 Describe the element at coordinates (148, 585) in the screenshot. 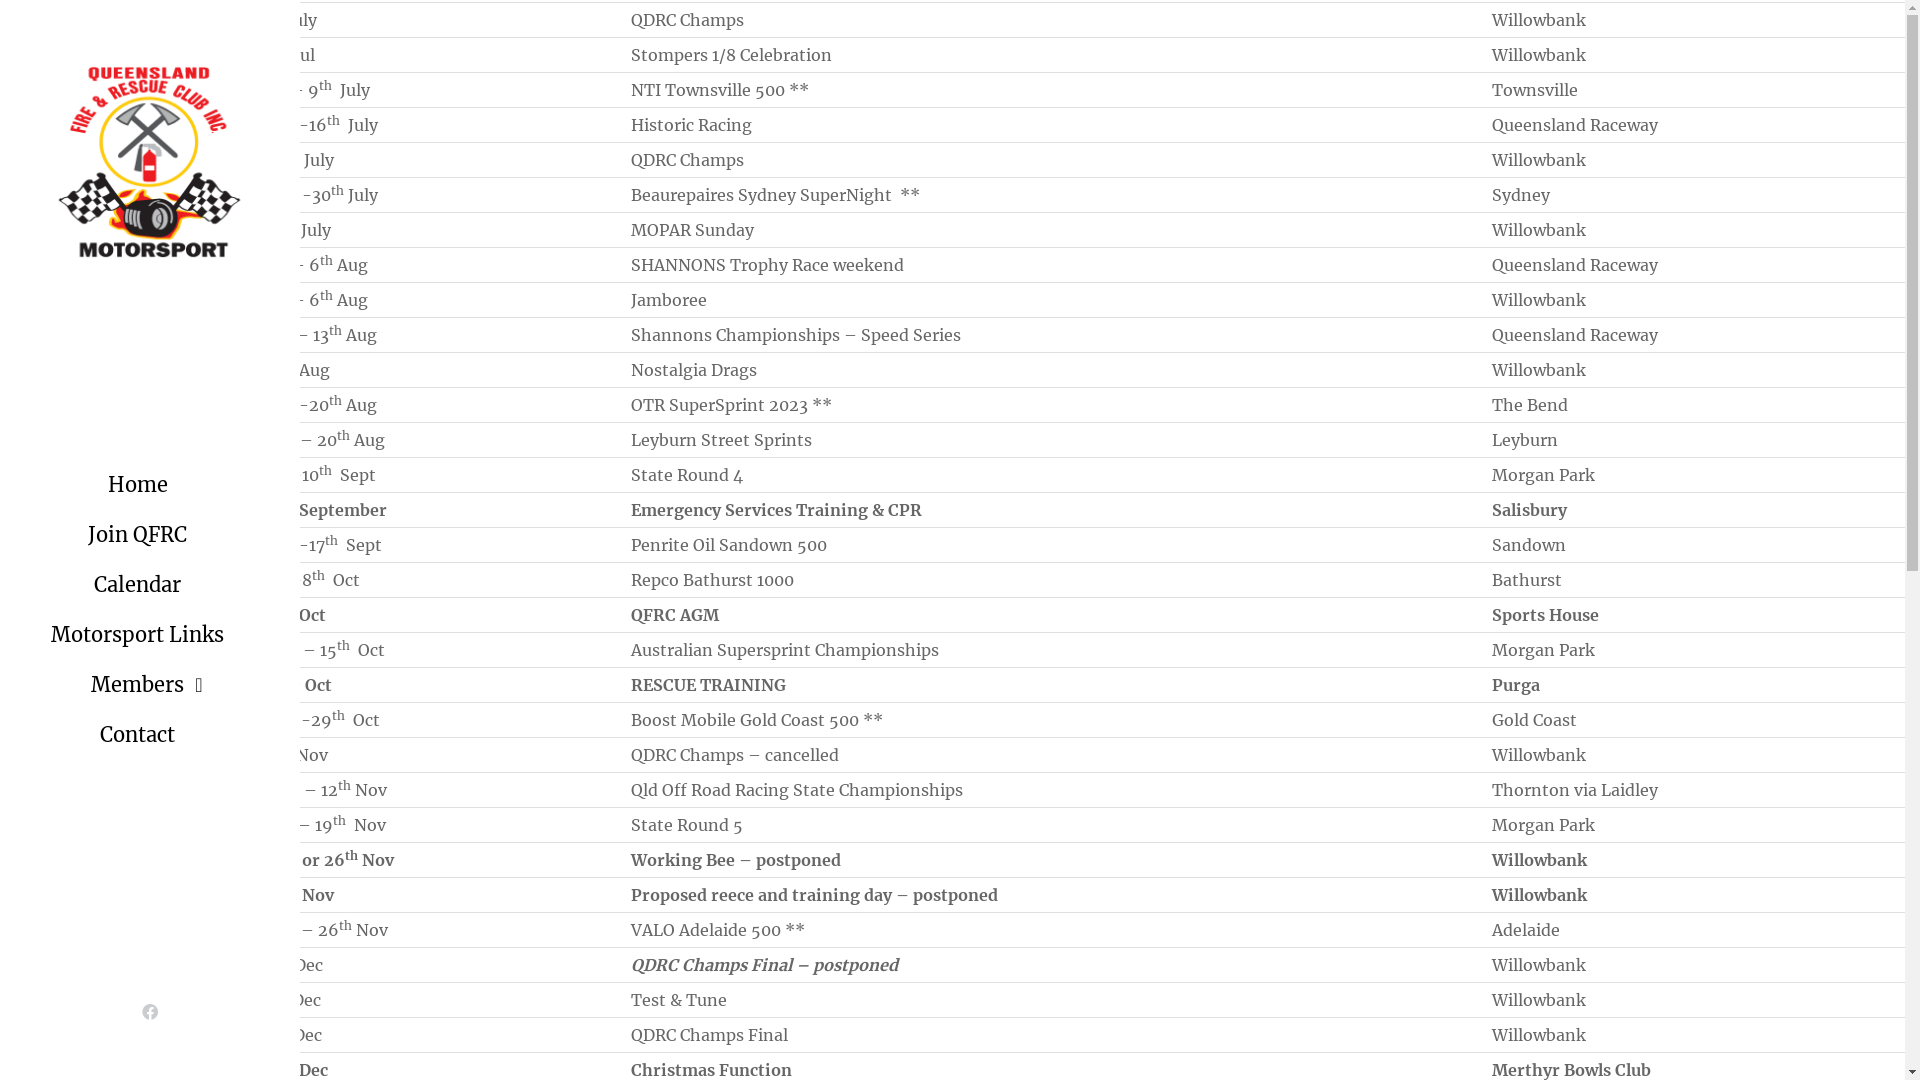

I see `'Calendar'` at that location.